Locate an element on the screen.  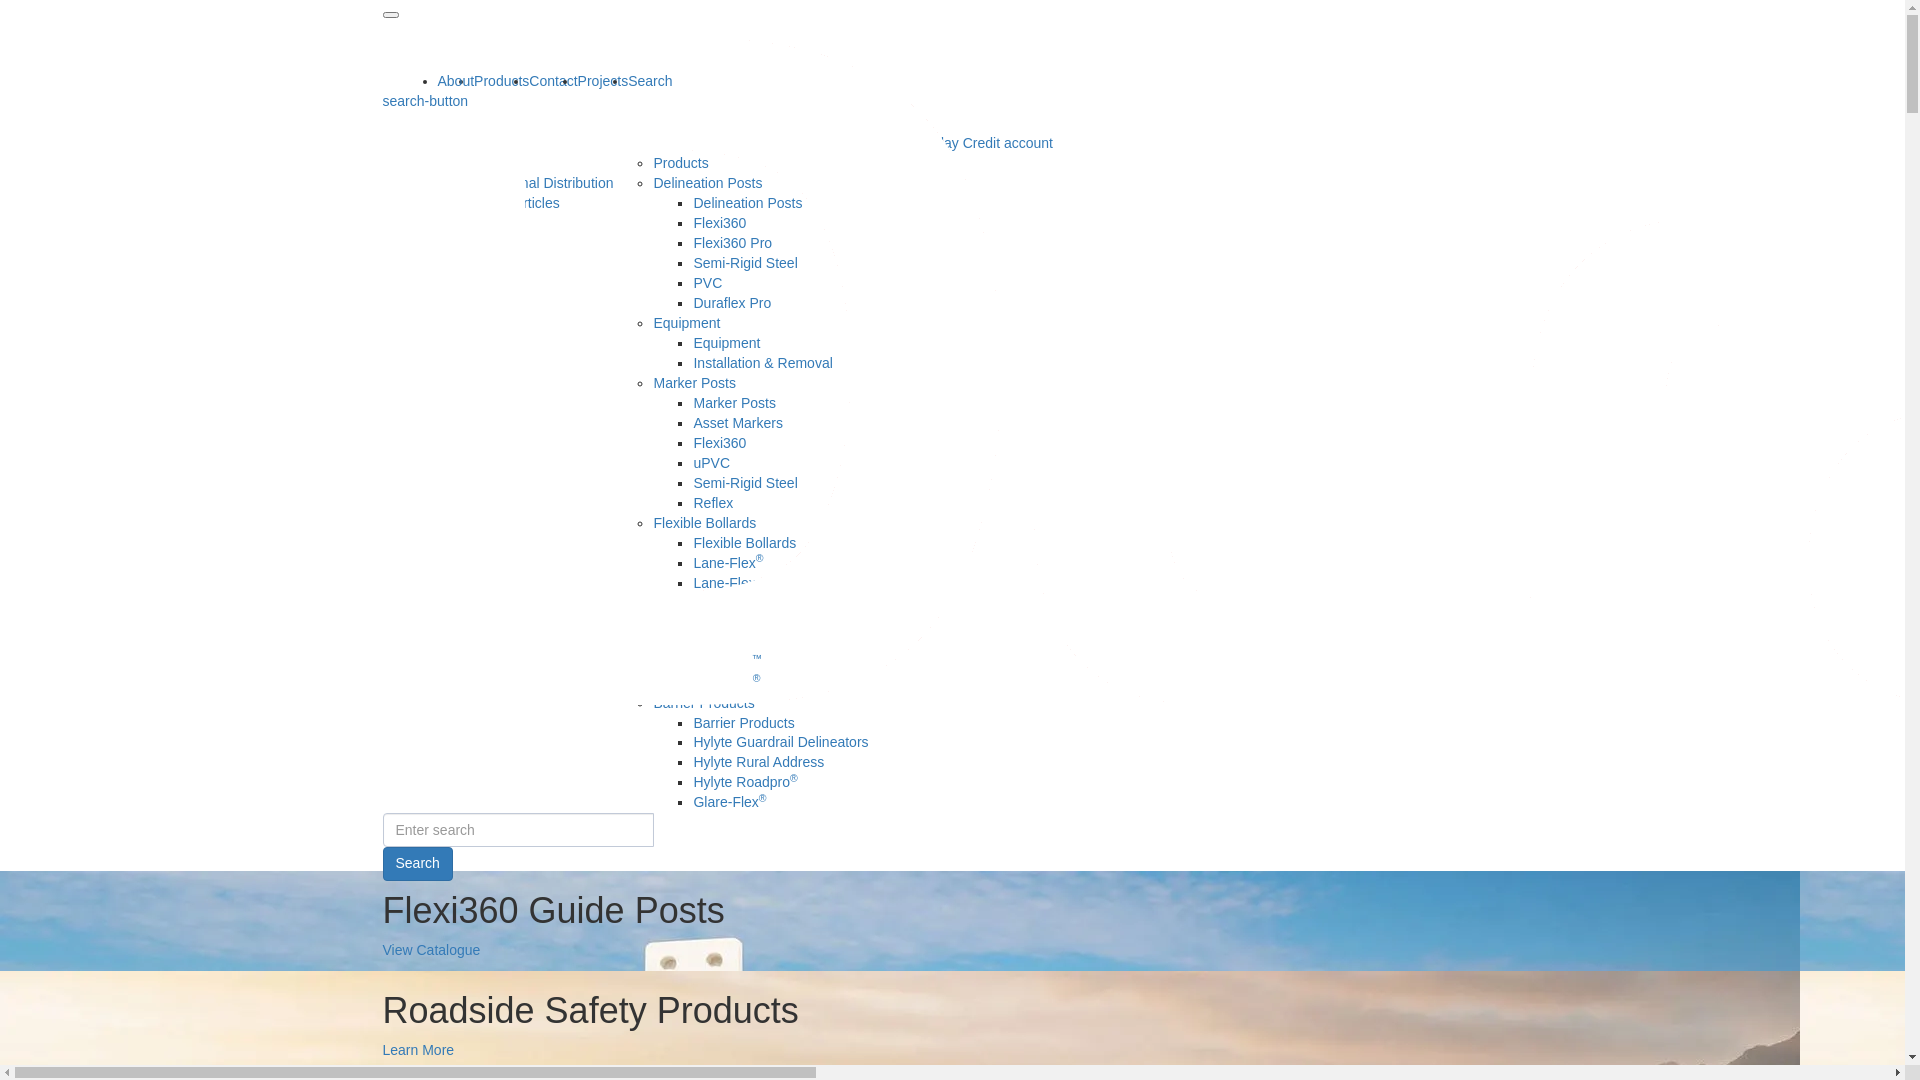
'Delineation Posts' is located at coordinates (707, 182).